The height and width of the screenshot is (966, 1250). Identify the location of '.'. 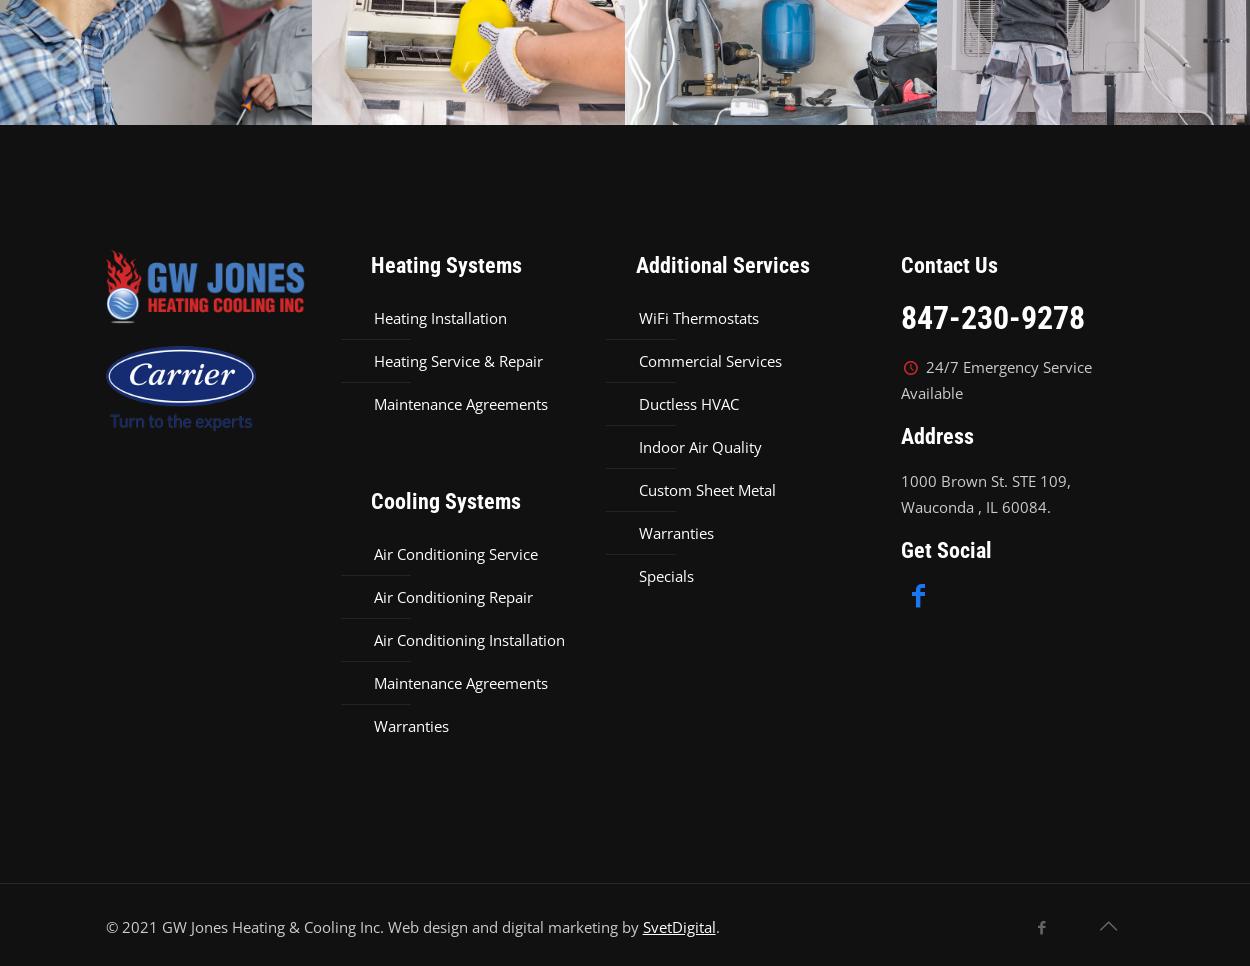
(716, 925).